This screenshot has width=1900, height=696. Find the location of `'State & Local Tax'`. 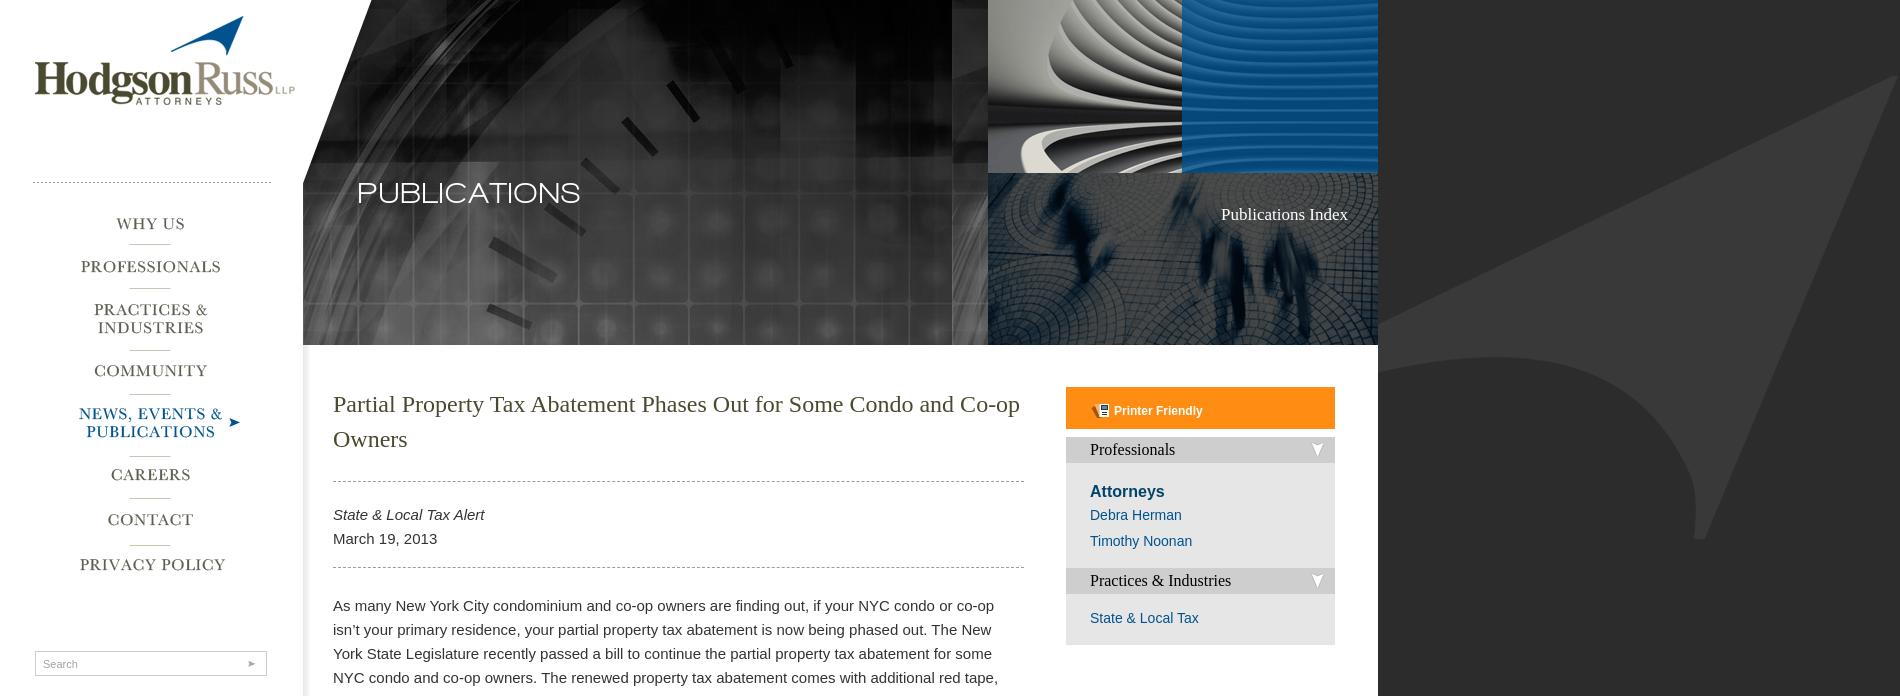

'State & Local Tax' is located at coordinates (1143, 616).